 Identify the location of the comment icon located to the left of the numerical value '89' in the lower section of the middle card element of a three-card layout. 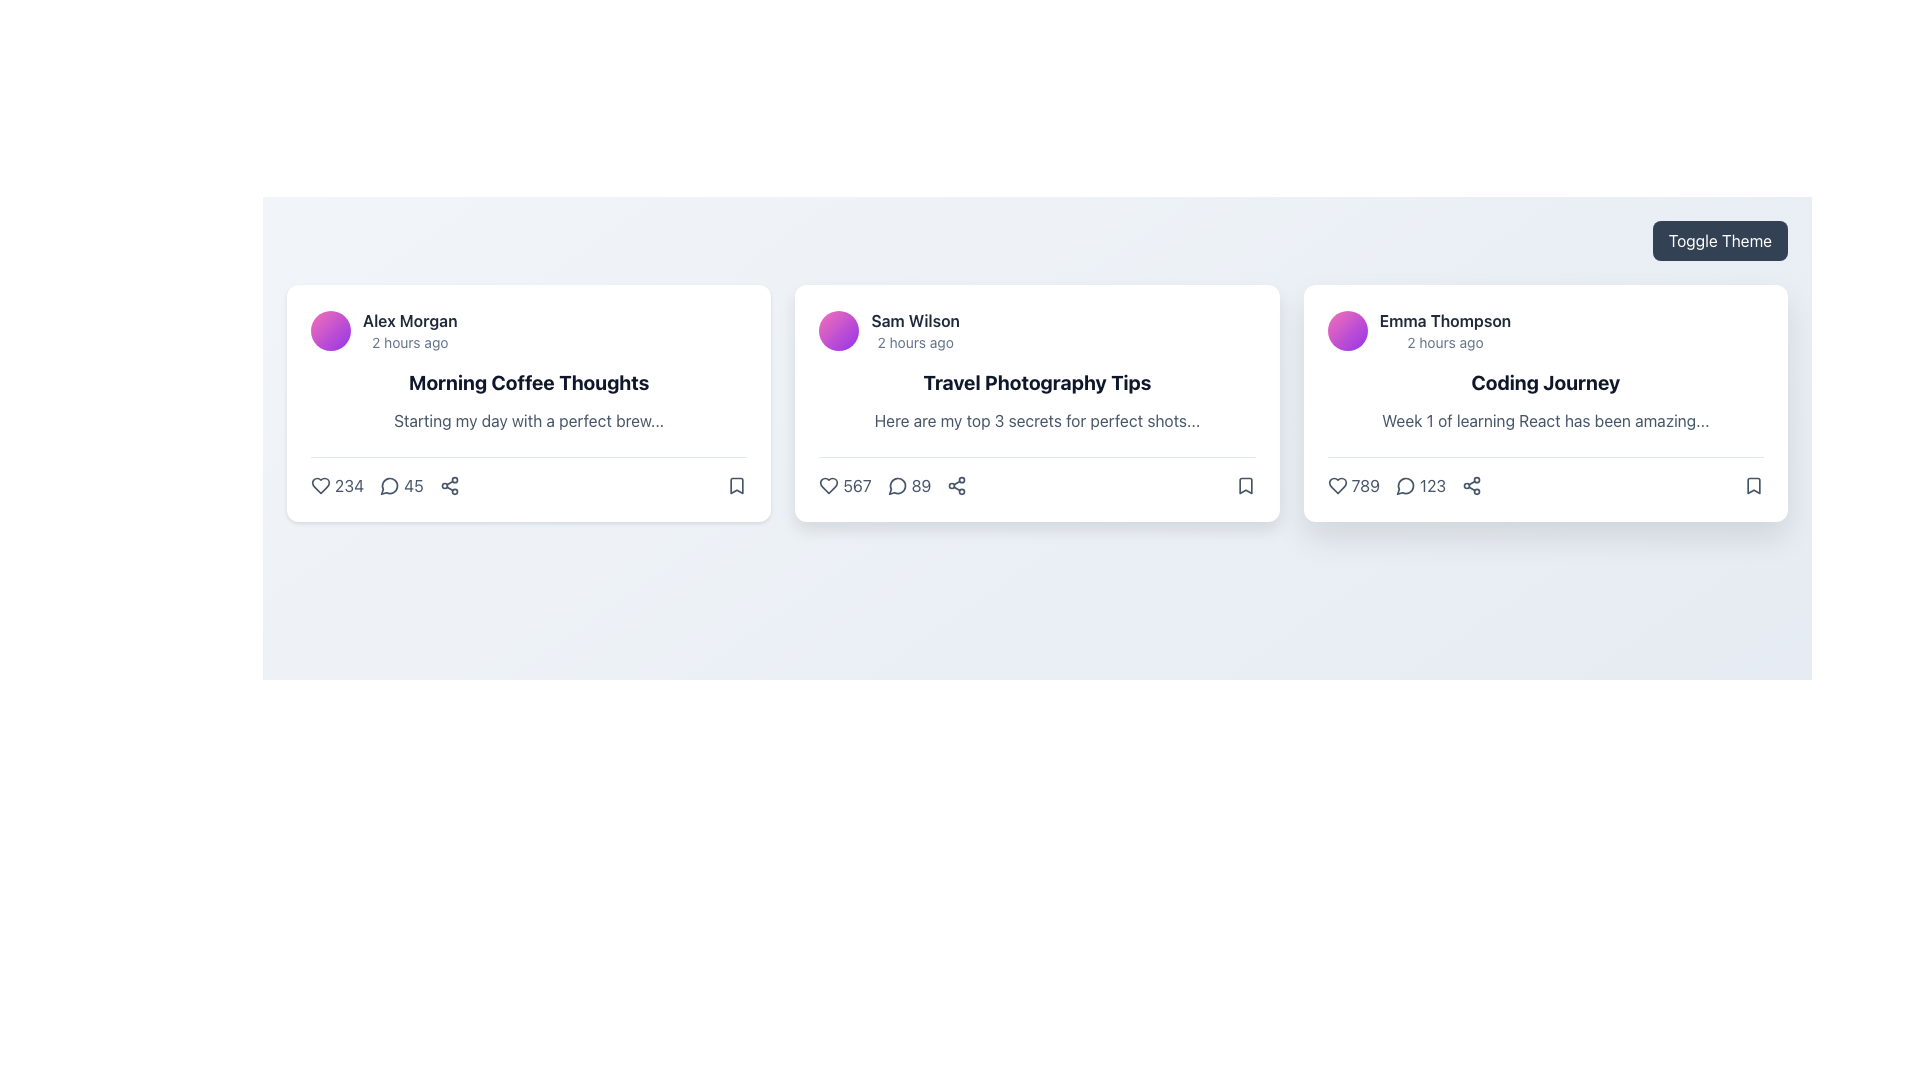
(896, 486).